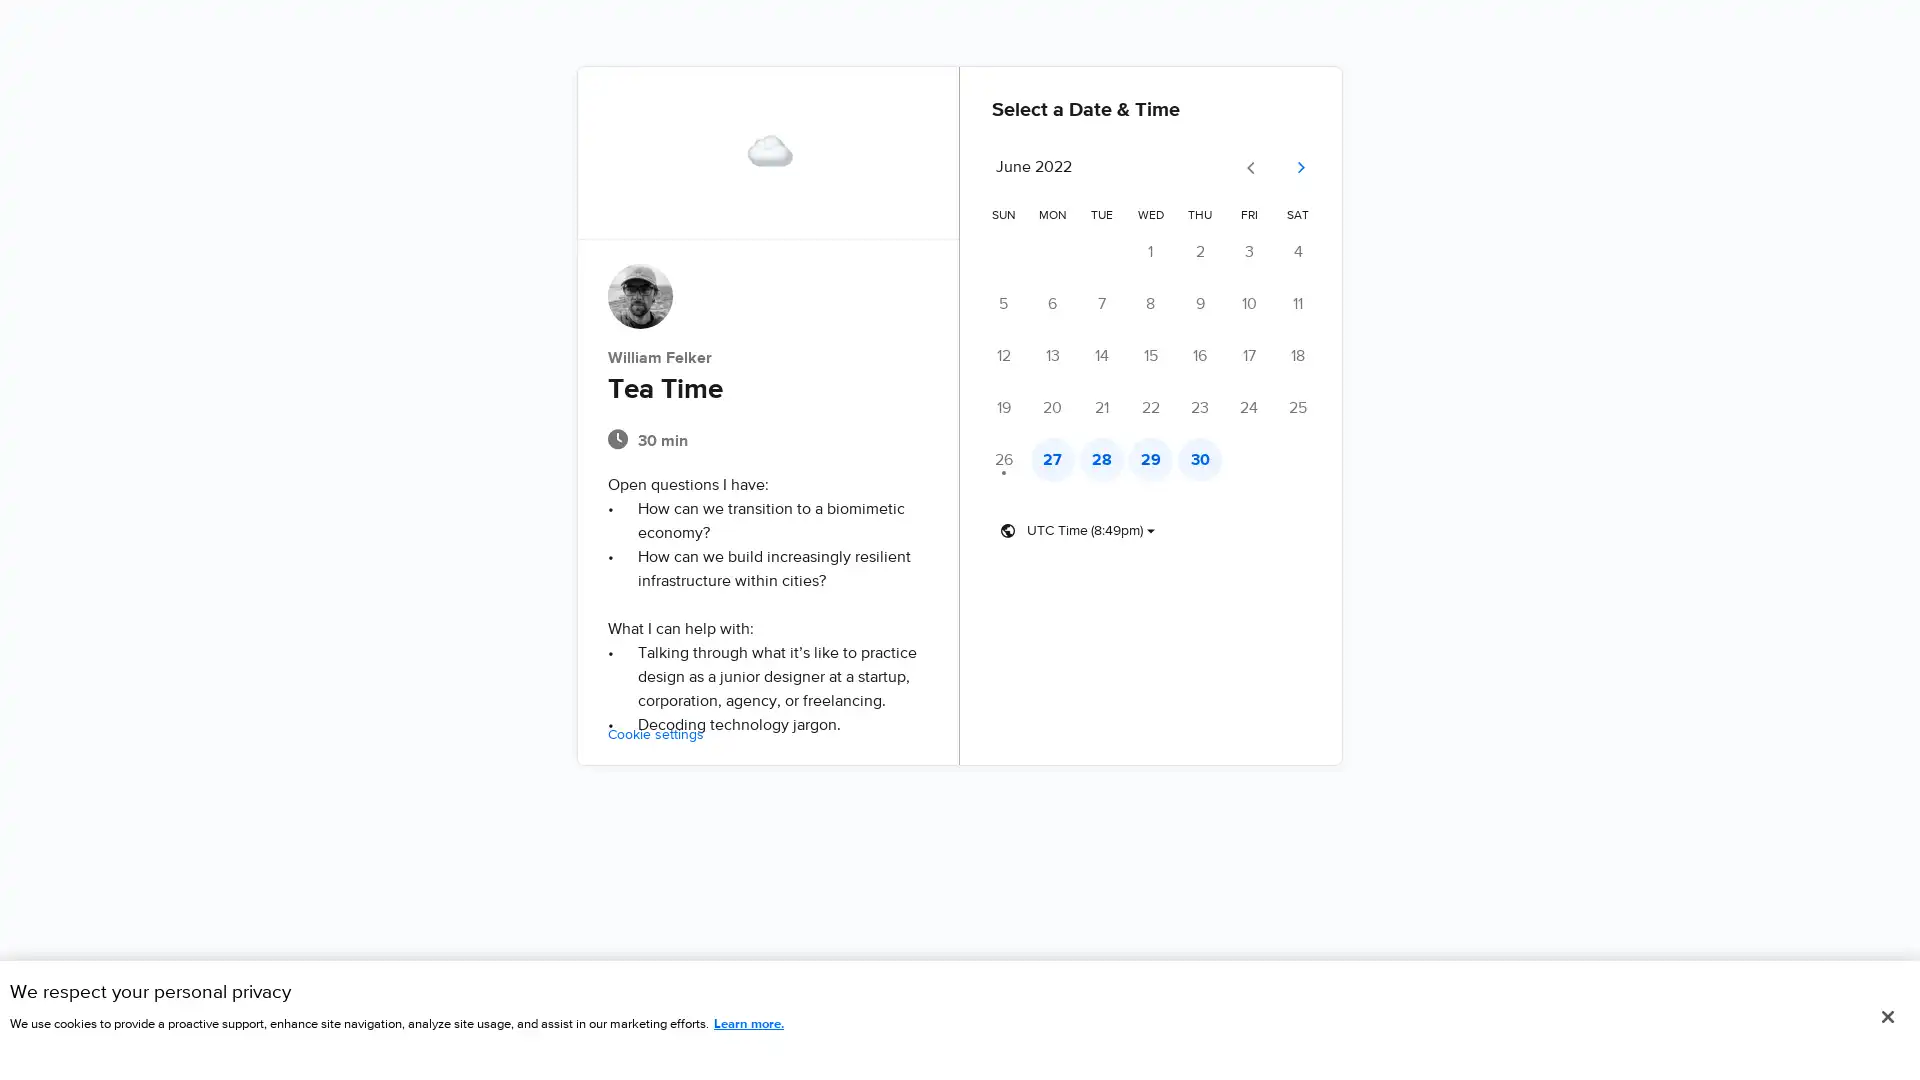 Image resolution: width=1920 pixels, height=1080 pixels. What do you see at coordinates (1077, 530) in the screenshot?
I see `Timezone dropdown button` at bounding box center [1077, 530].